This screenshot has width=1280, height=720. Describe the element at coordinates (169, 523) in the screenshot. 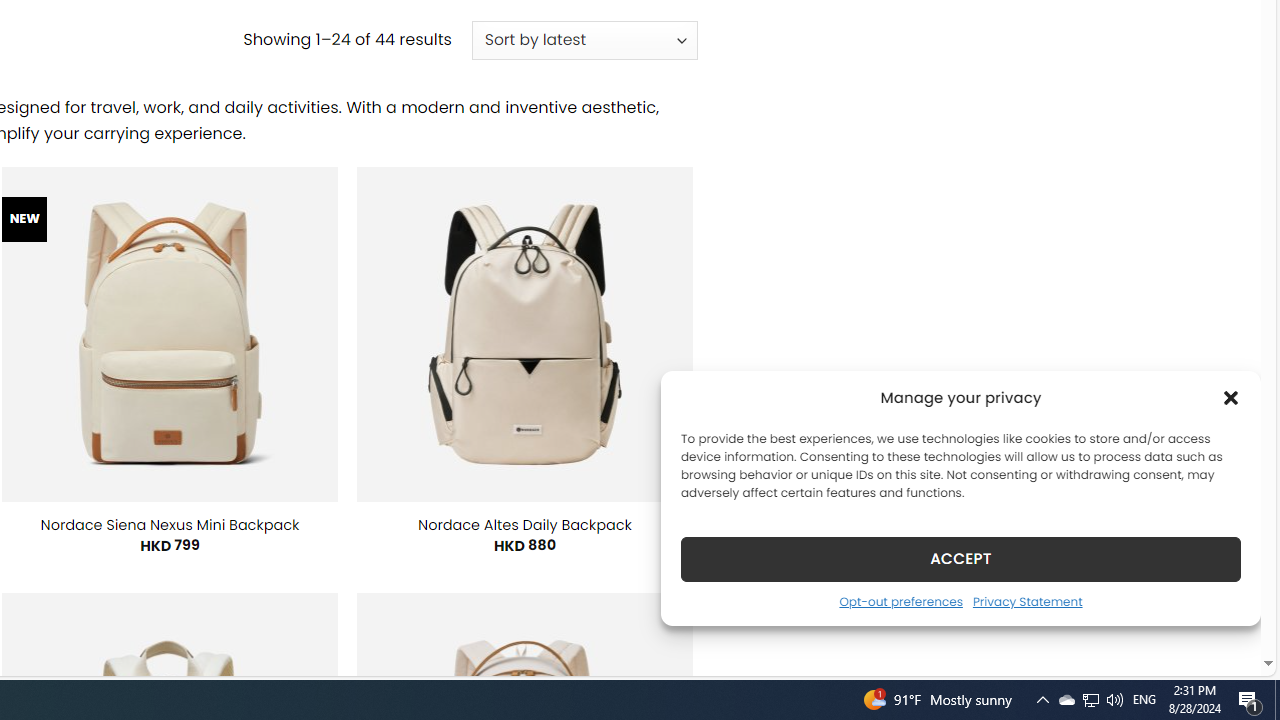

I see `'Nordace Siena Nexus Mini Backpack'` at that location.